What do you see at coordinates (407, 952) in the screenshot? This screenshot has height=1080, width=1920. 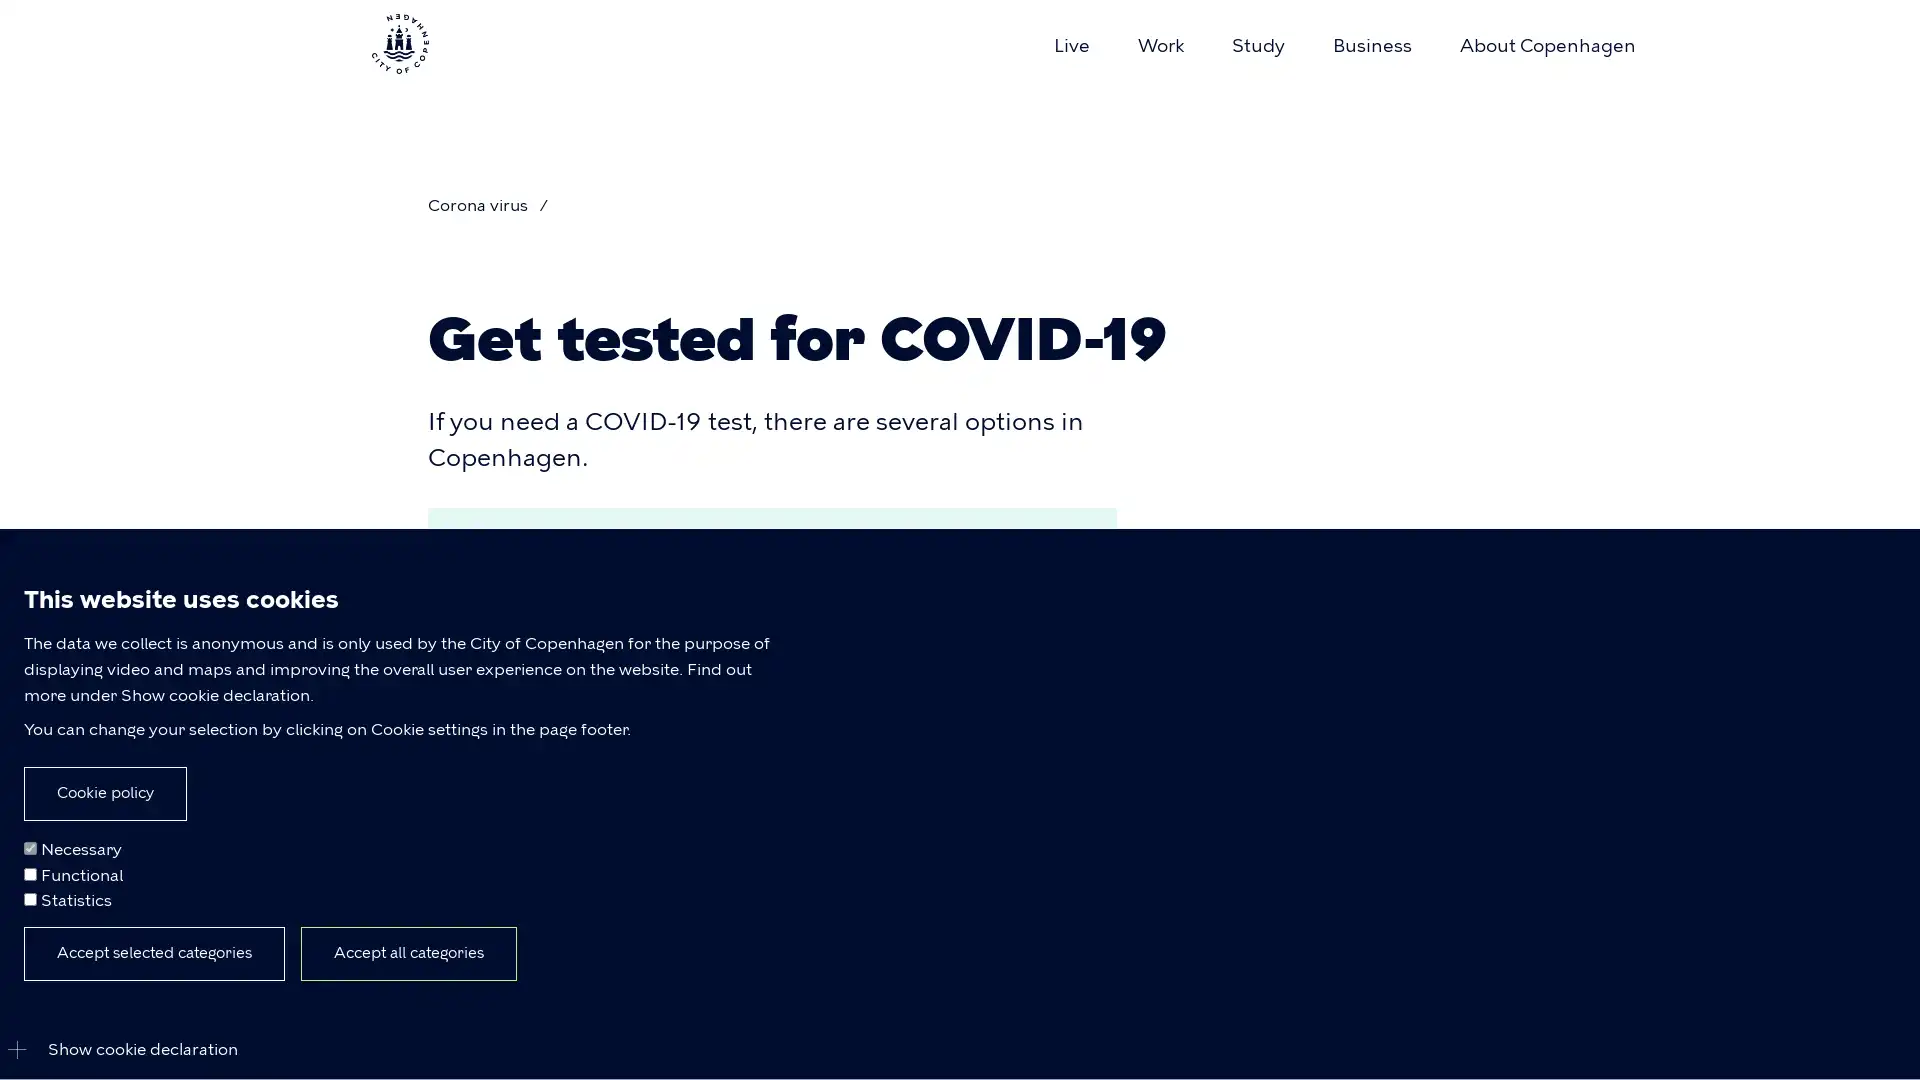 I see `Accept all categories` at bounding box center [407, 952].